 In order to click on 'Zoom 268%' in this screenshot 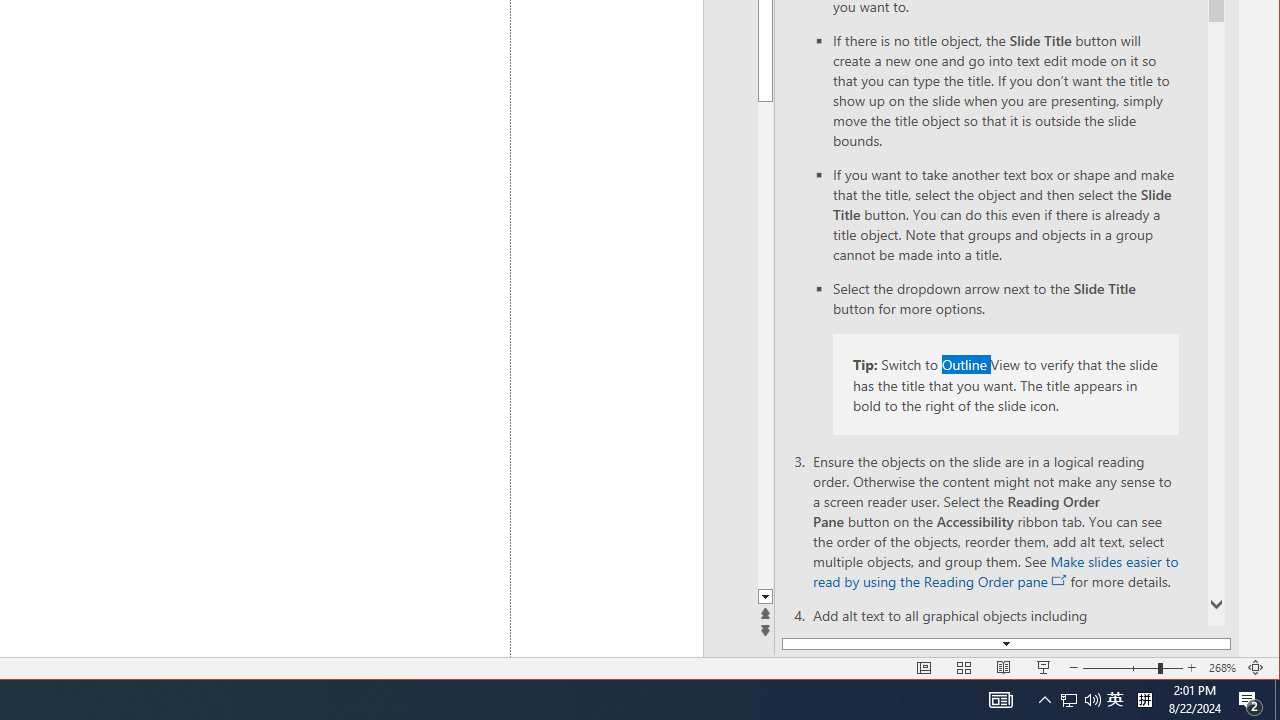, I will do `click(1221, 668)`.